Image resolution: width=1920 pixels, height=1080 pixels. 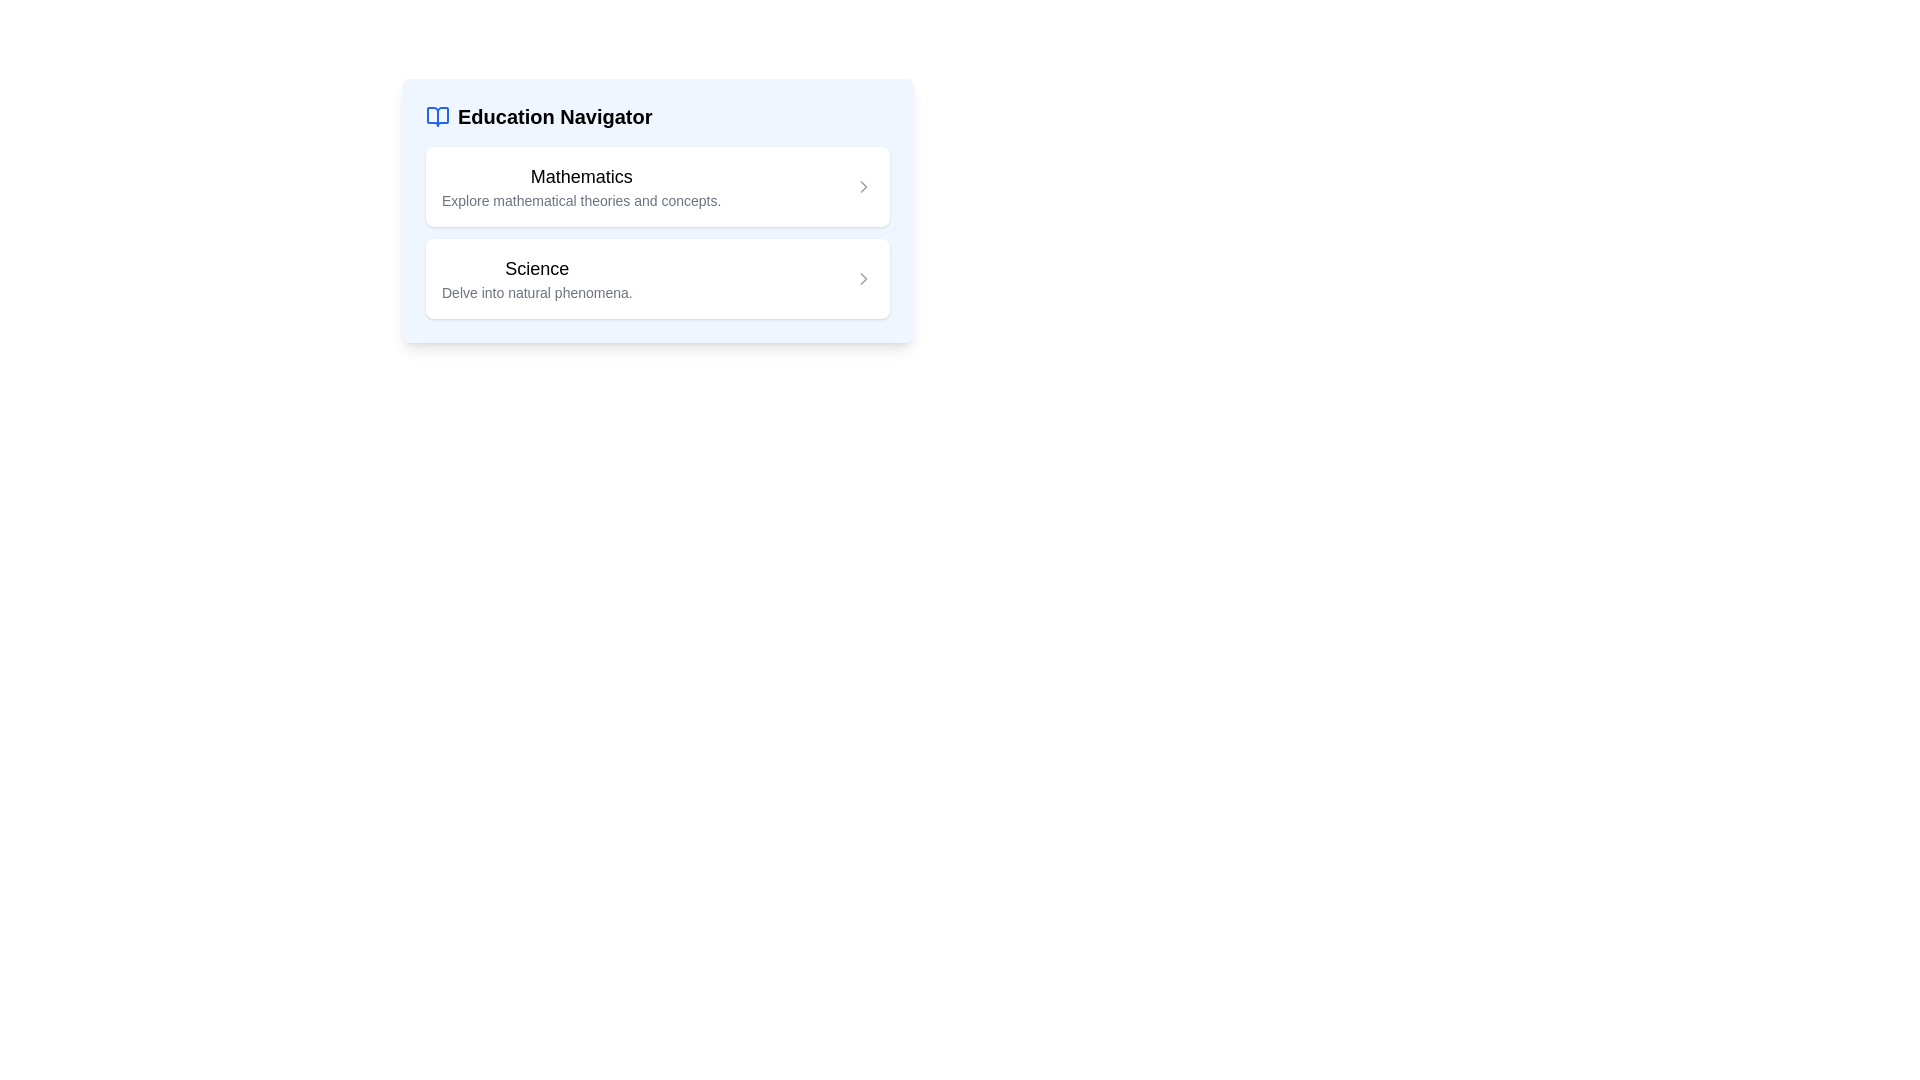 What do you see at coordinates (580, 186) in the screenshot?
I see `the 'Mathematics' text block located at the top of the card within the 'Education Navigator' section` at bounding box center [580, 186].